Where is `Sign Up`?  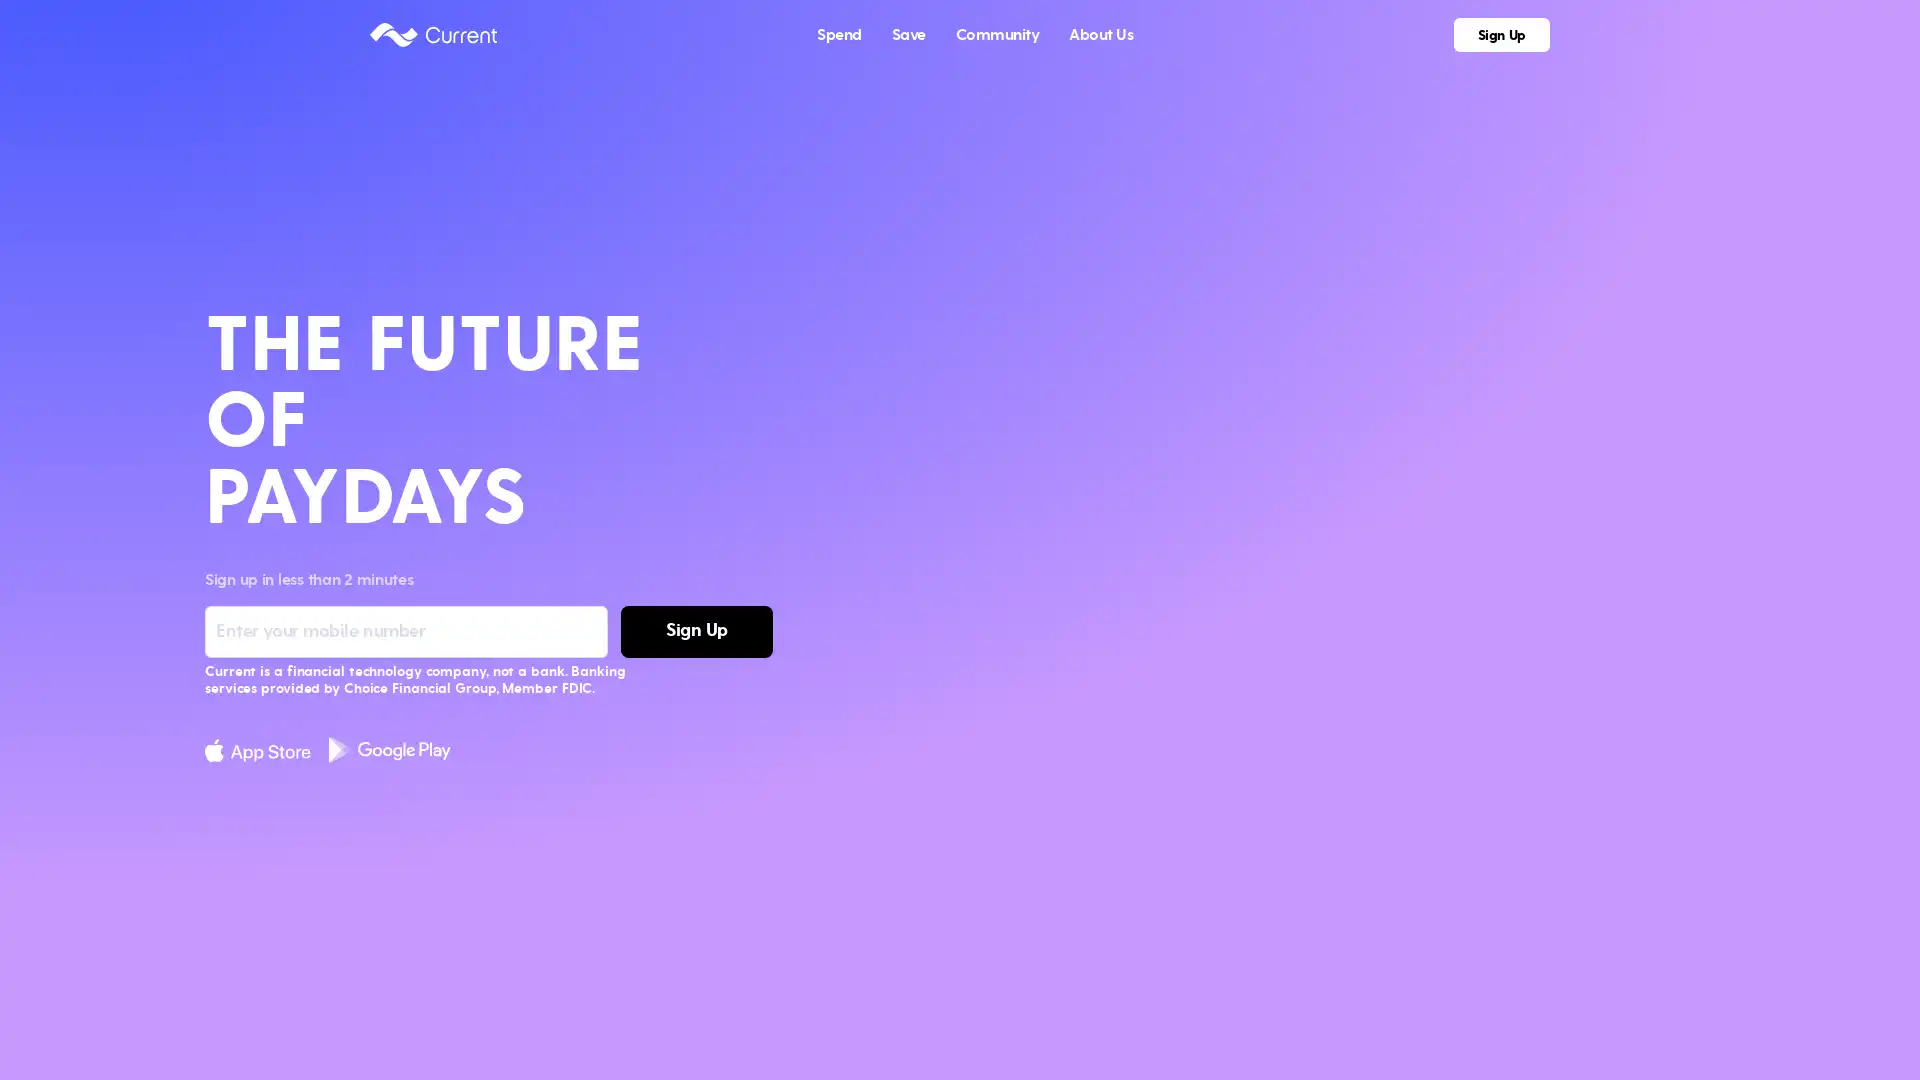 Sign Up is located at coordinates (1497, 34).